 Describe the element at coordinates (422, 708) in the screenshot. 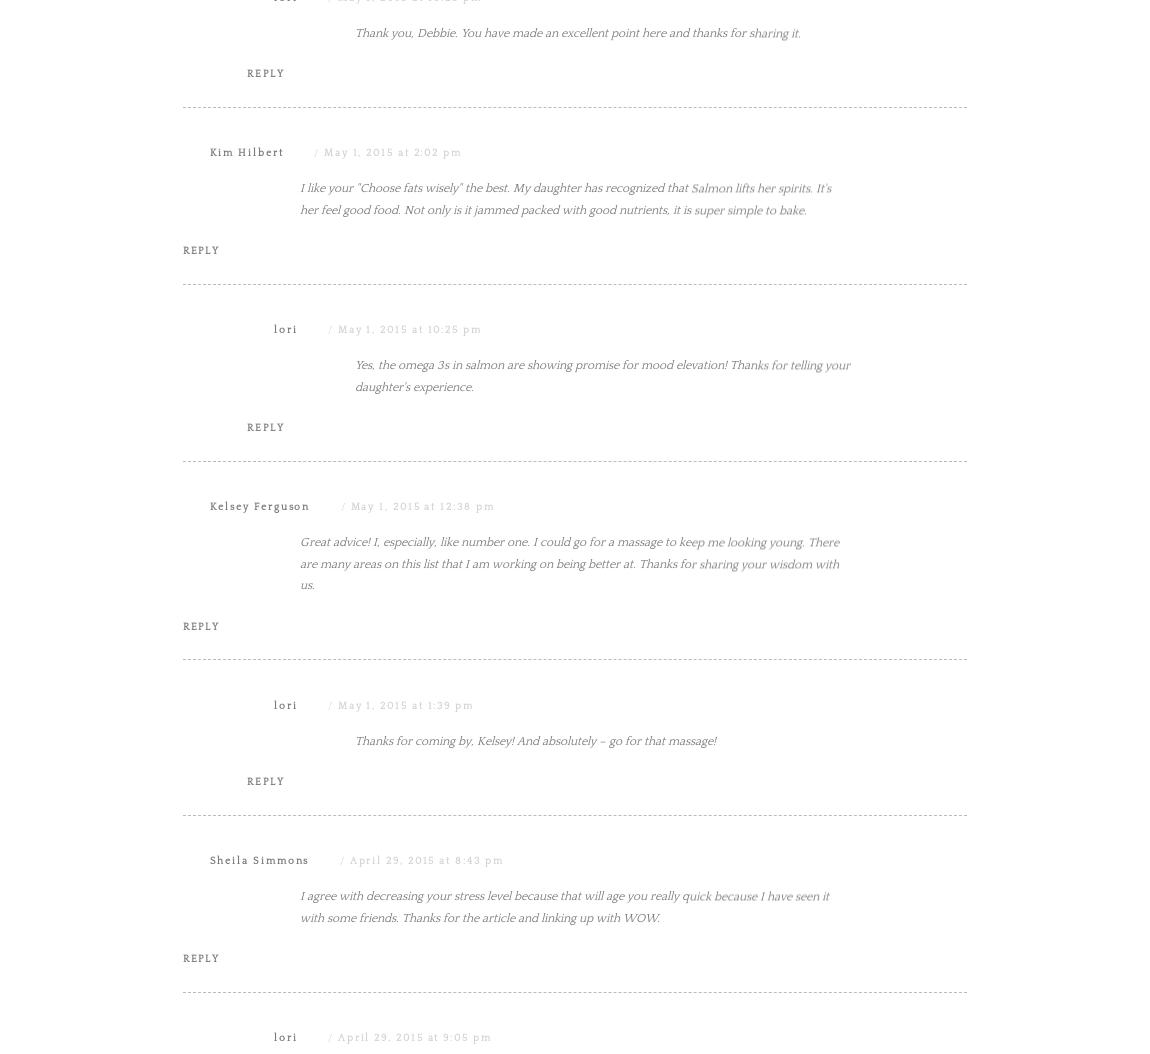

I see `'May 1, 2015 at 12:38 pm'` at that location.